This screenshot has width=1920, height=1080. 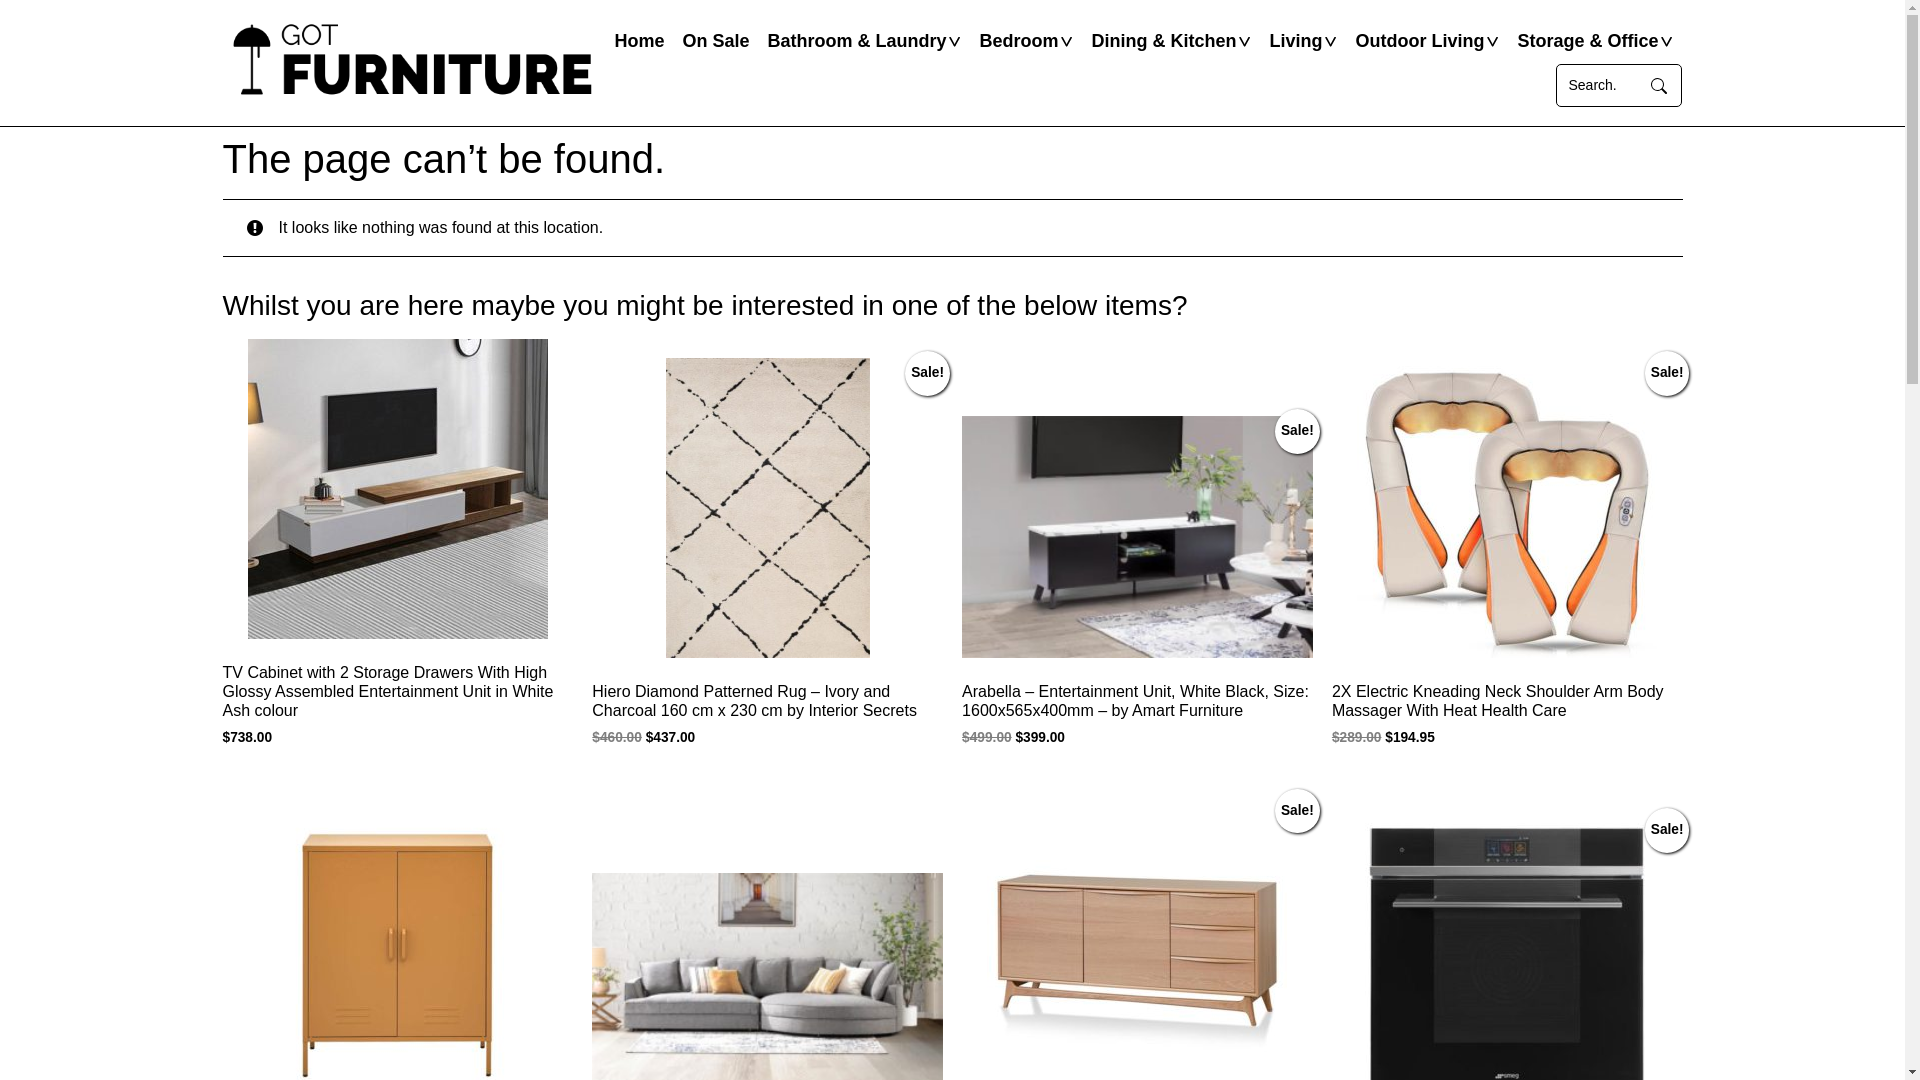 I want to click on 'Storage & Office', so click(x=1586, y=41).